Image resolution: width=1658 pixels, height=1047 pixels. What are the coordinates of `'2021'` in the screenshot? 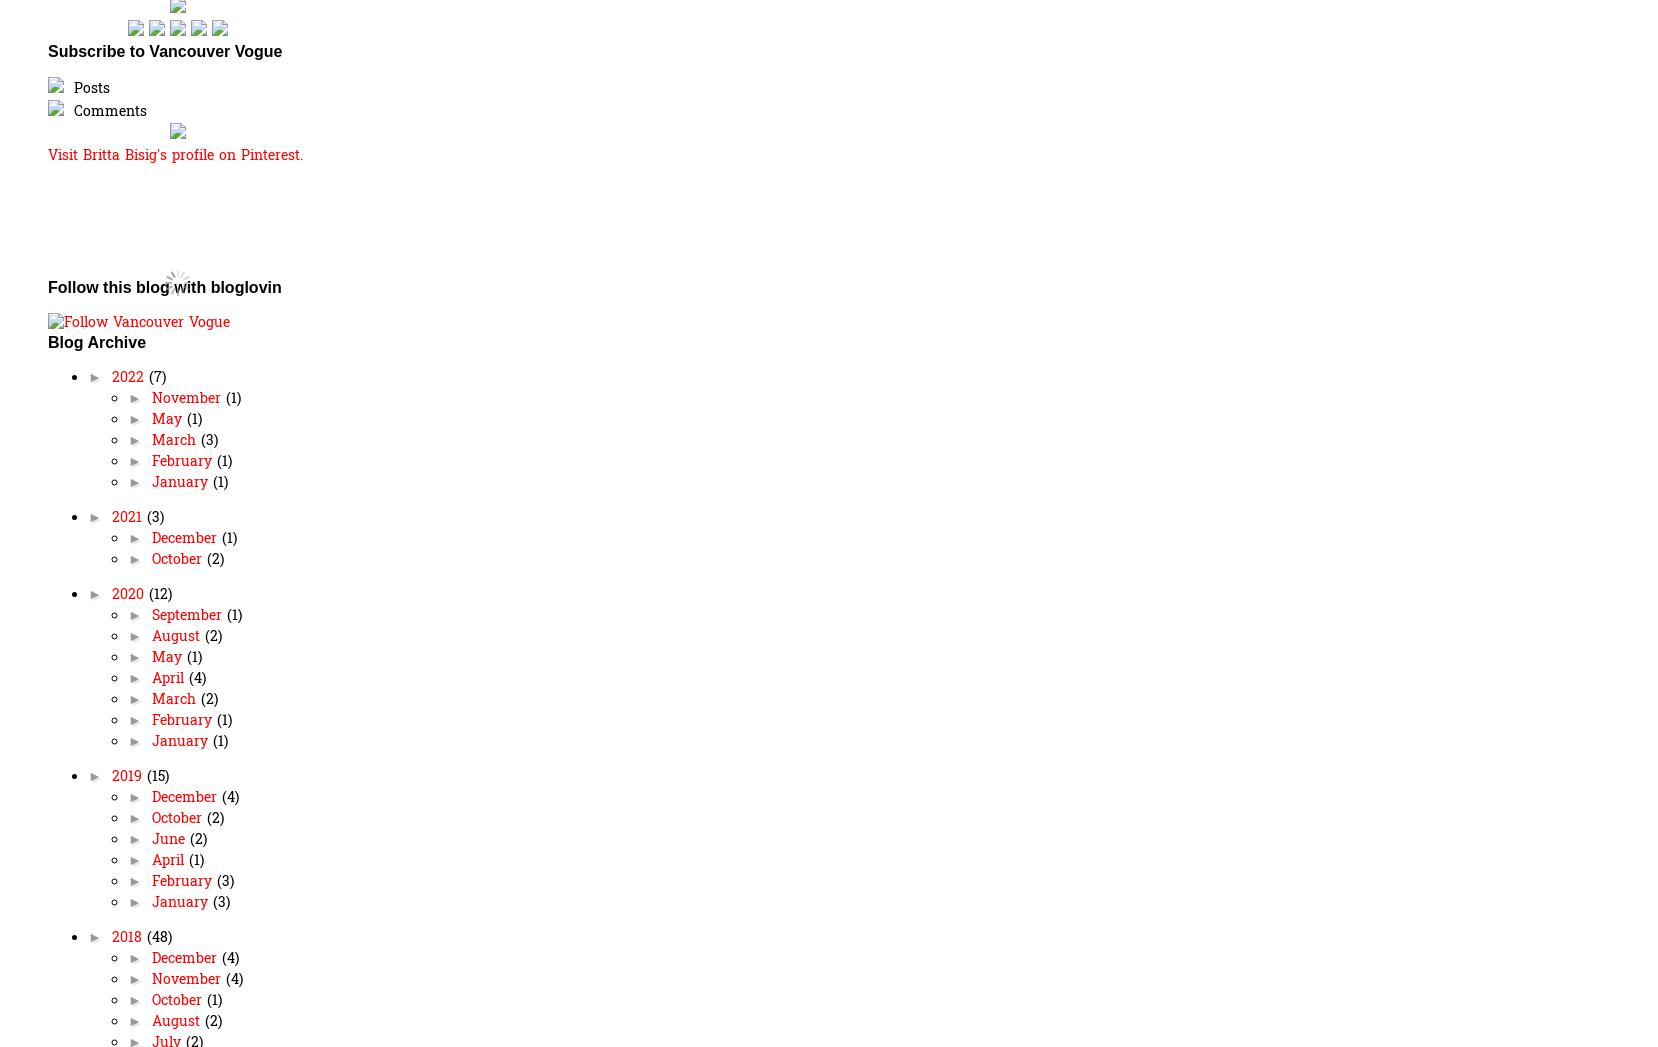 It's located at (127, 516).